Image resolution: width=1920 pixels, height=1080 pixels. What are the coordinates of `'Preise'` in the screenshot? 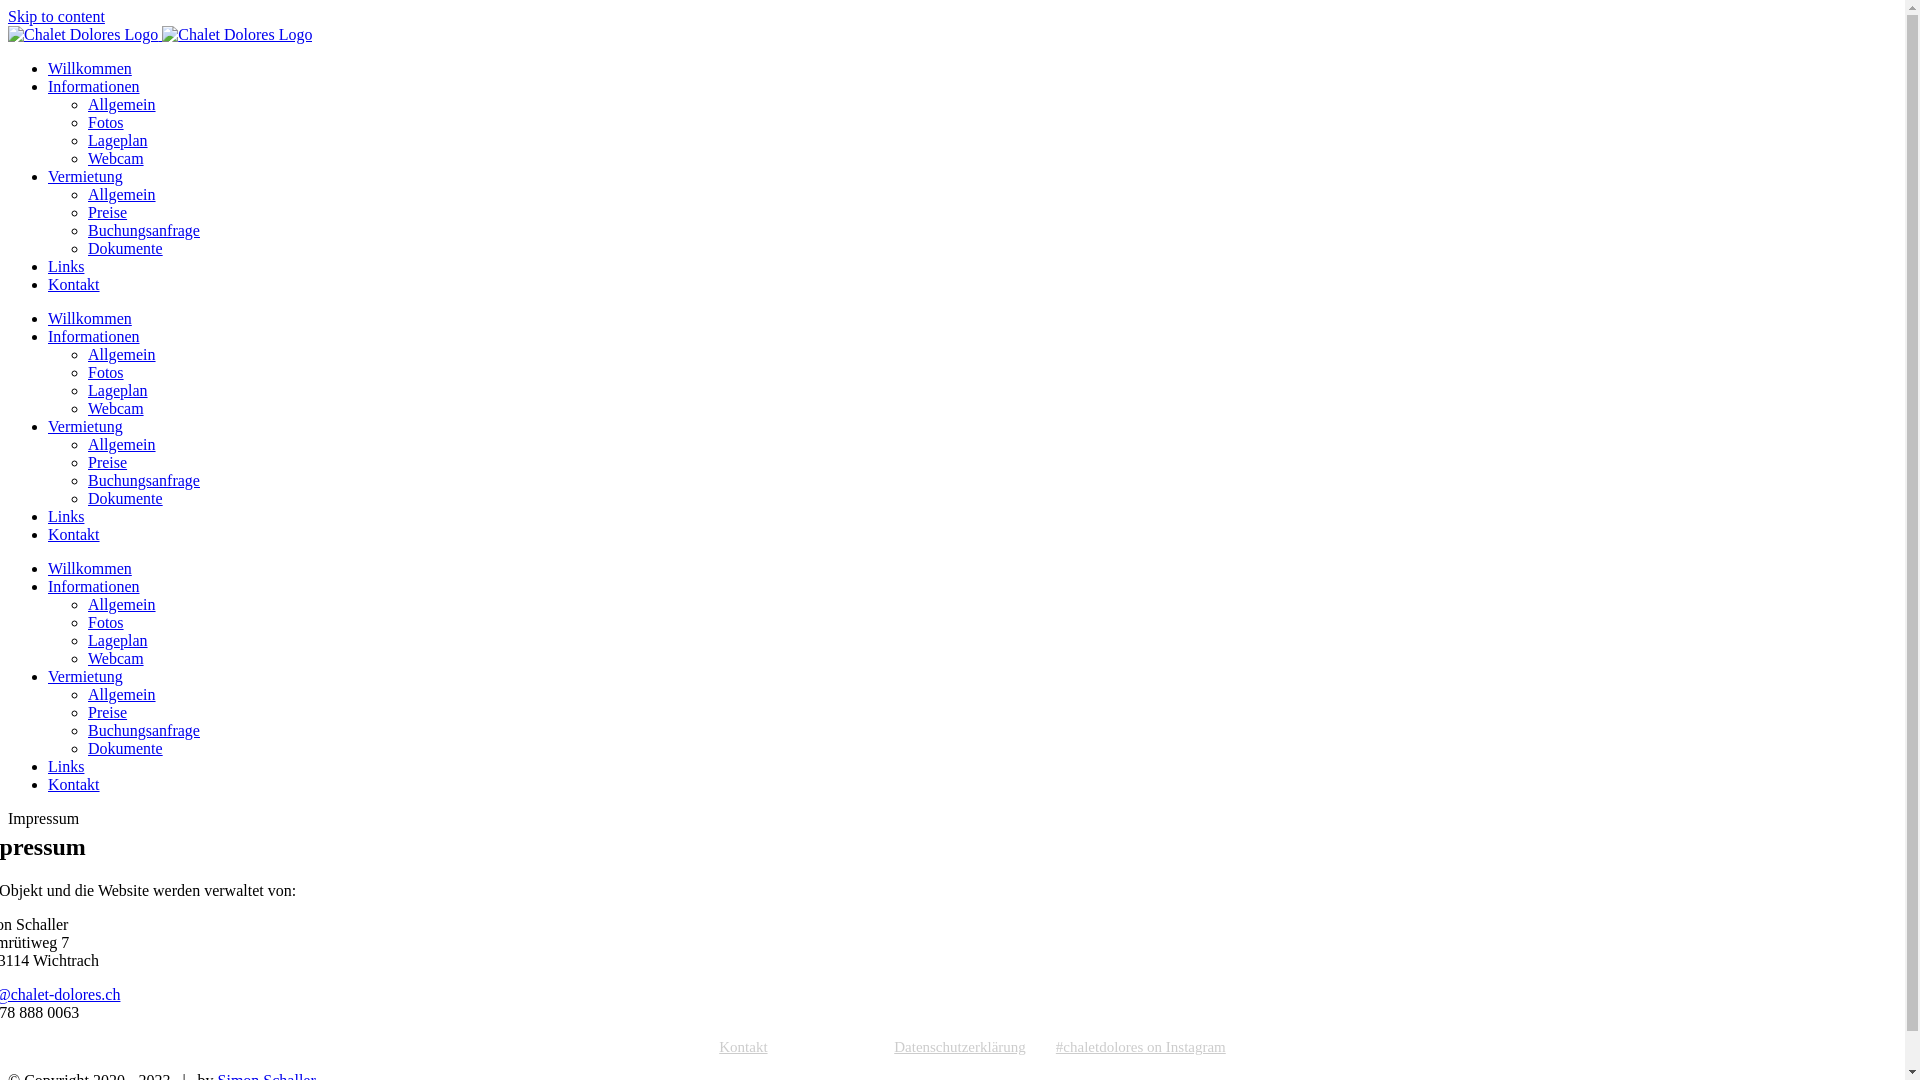 It's located at (106, 711).